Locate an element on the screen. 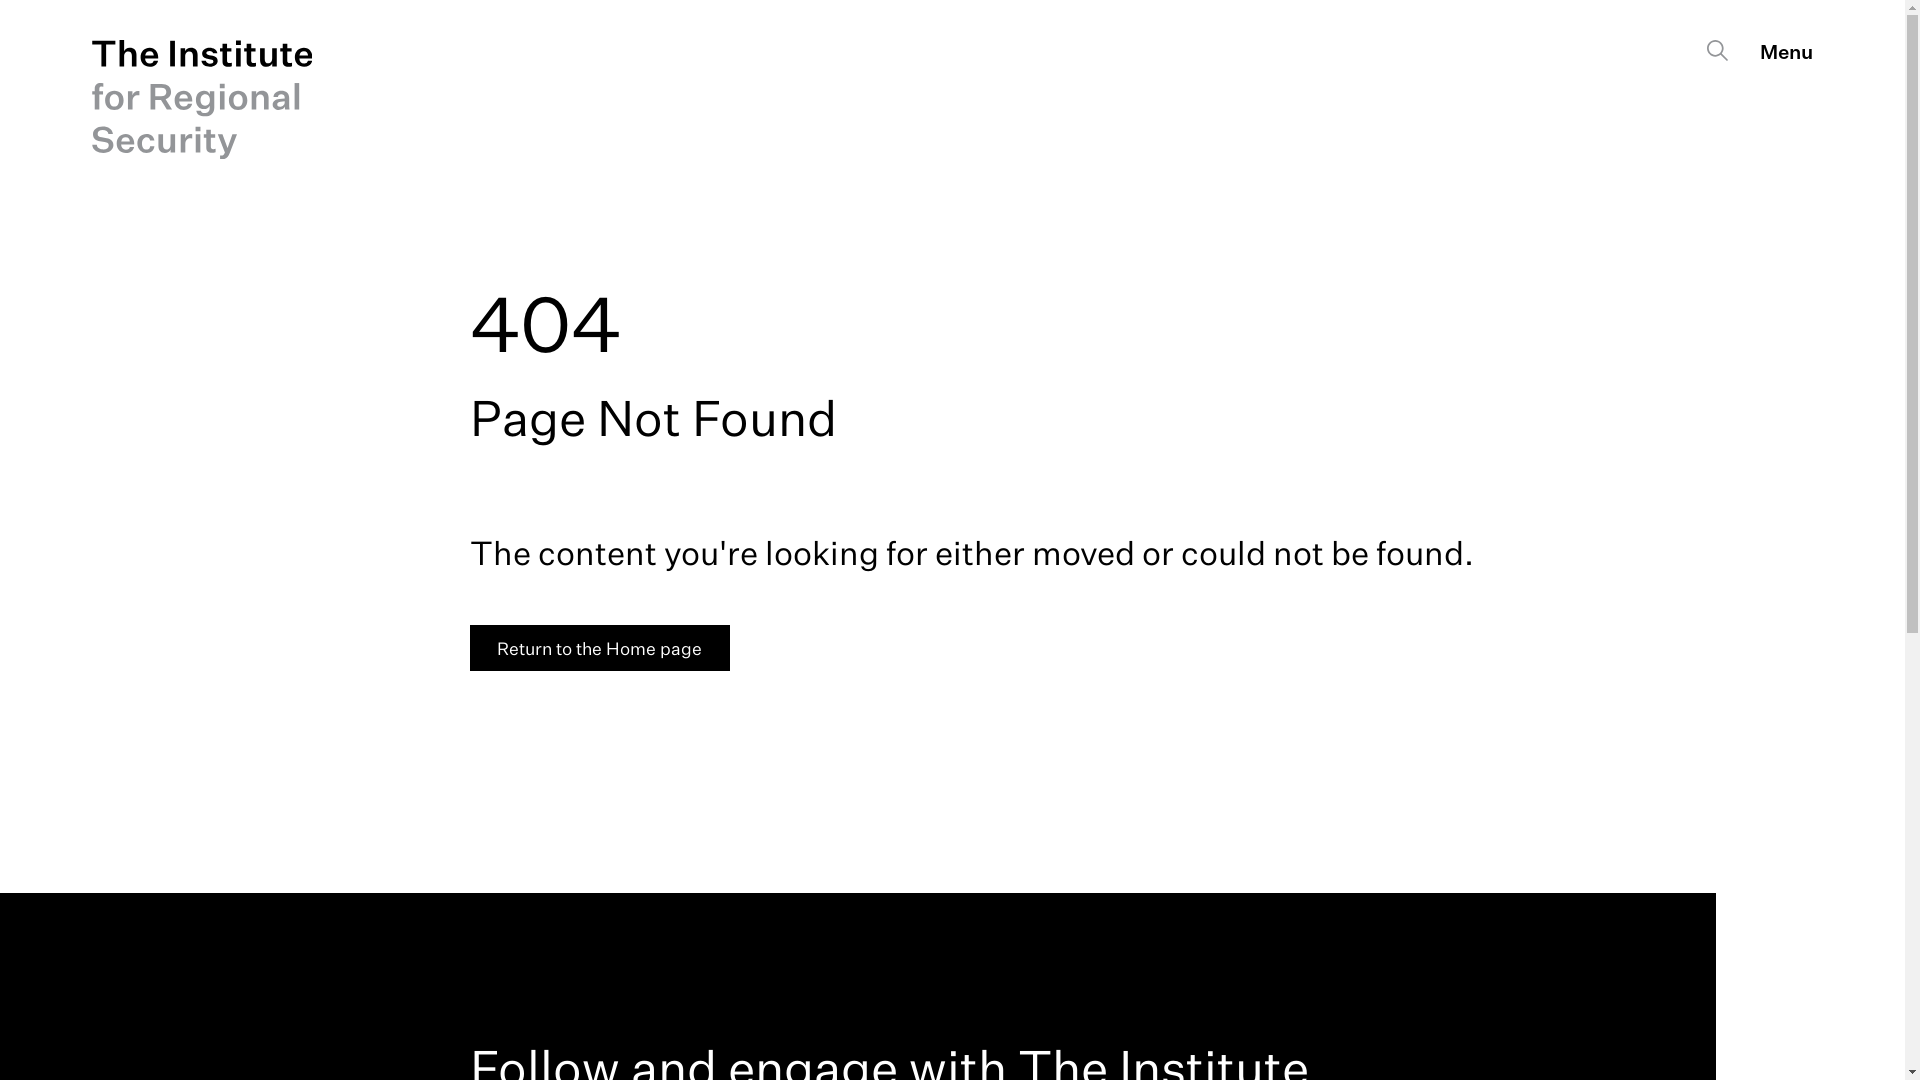 This screenshot has width=1920, height=1080. 'Return to the Home page' is located at coordinates (599, 648).